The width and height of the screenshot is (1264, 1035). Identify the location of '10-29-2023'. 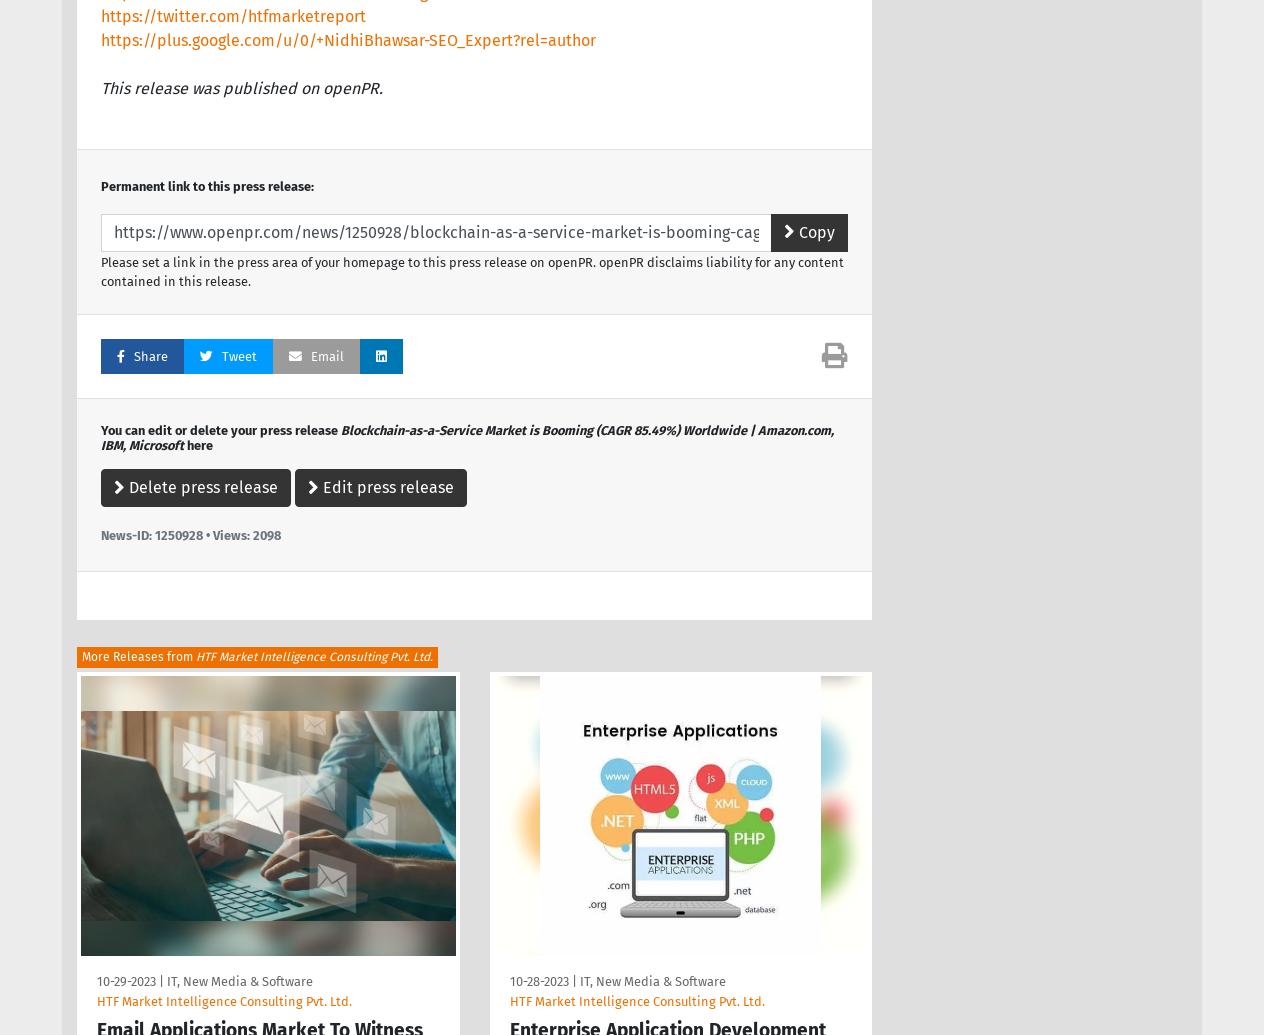
(125, 980).